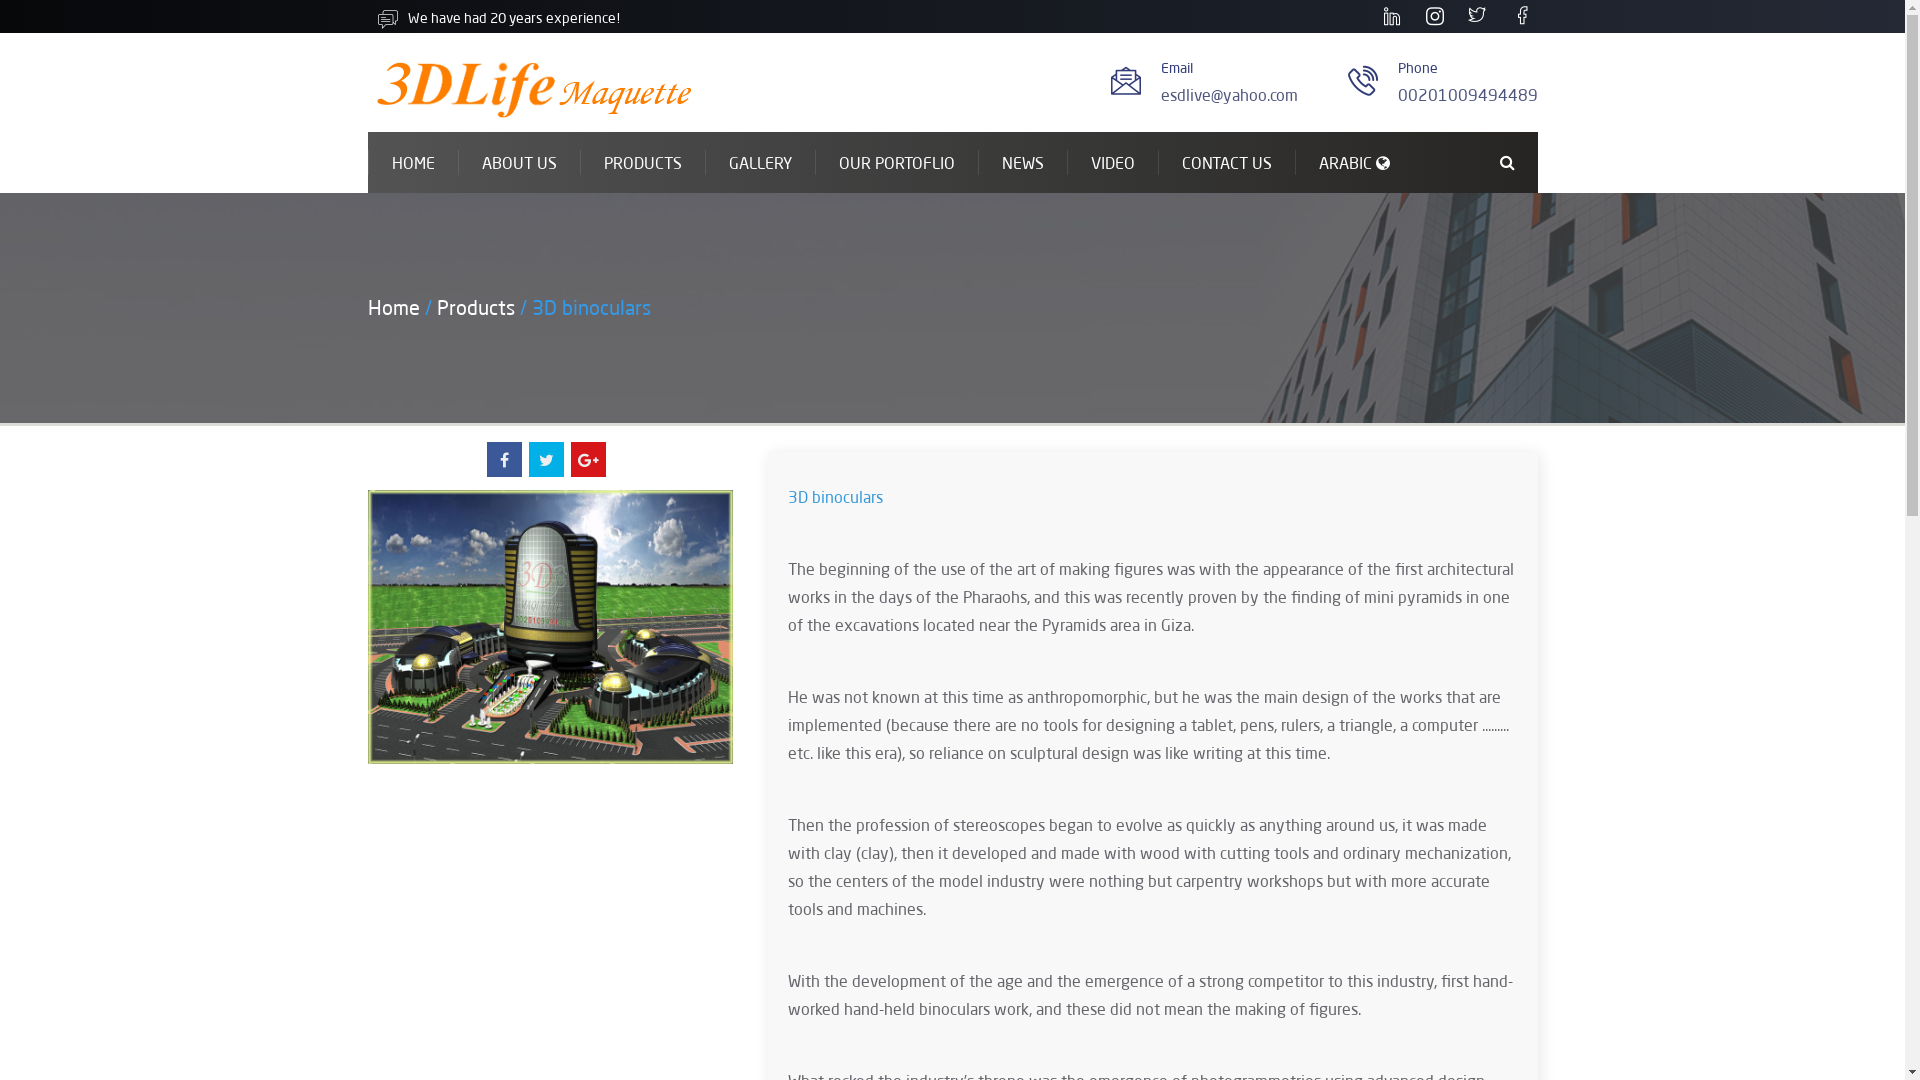 This screenshot has height=1080, width=1920. Describe the element at coordinates (894, 161) in the screenshot. I see `'OUR PORTOFLIO'` at that location.